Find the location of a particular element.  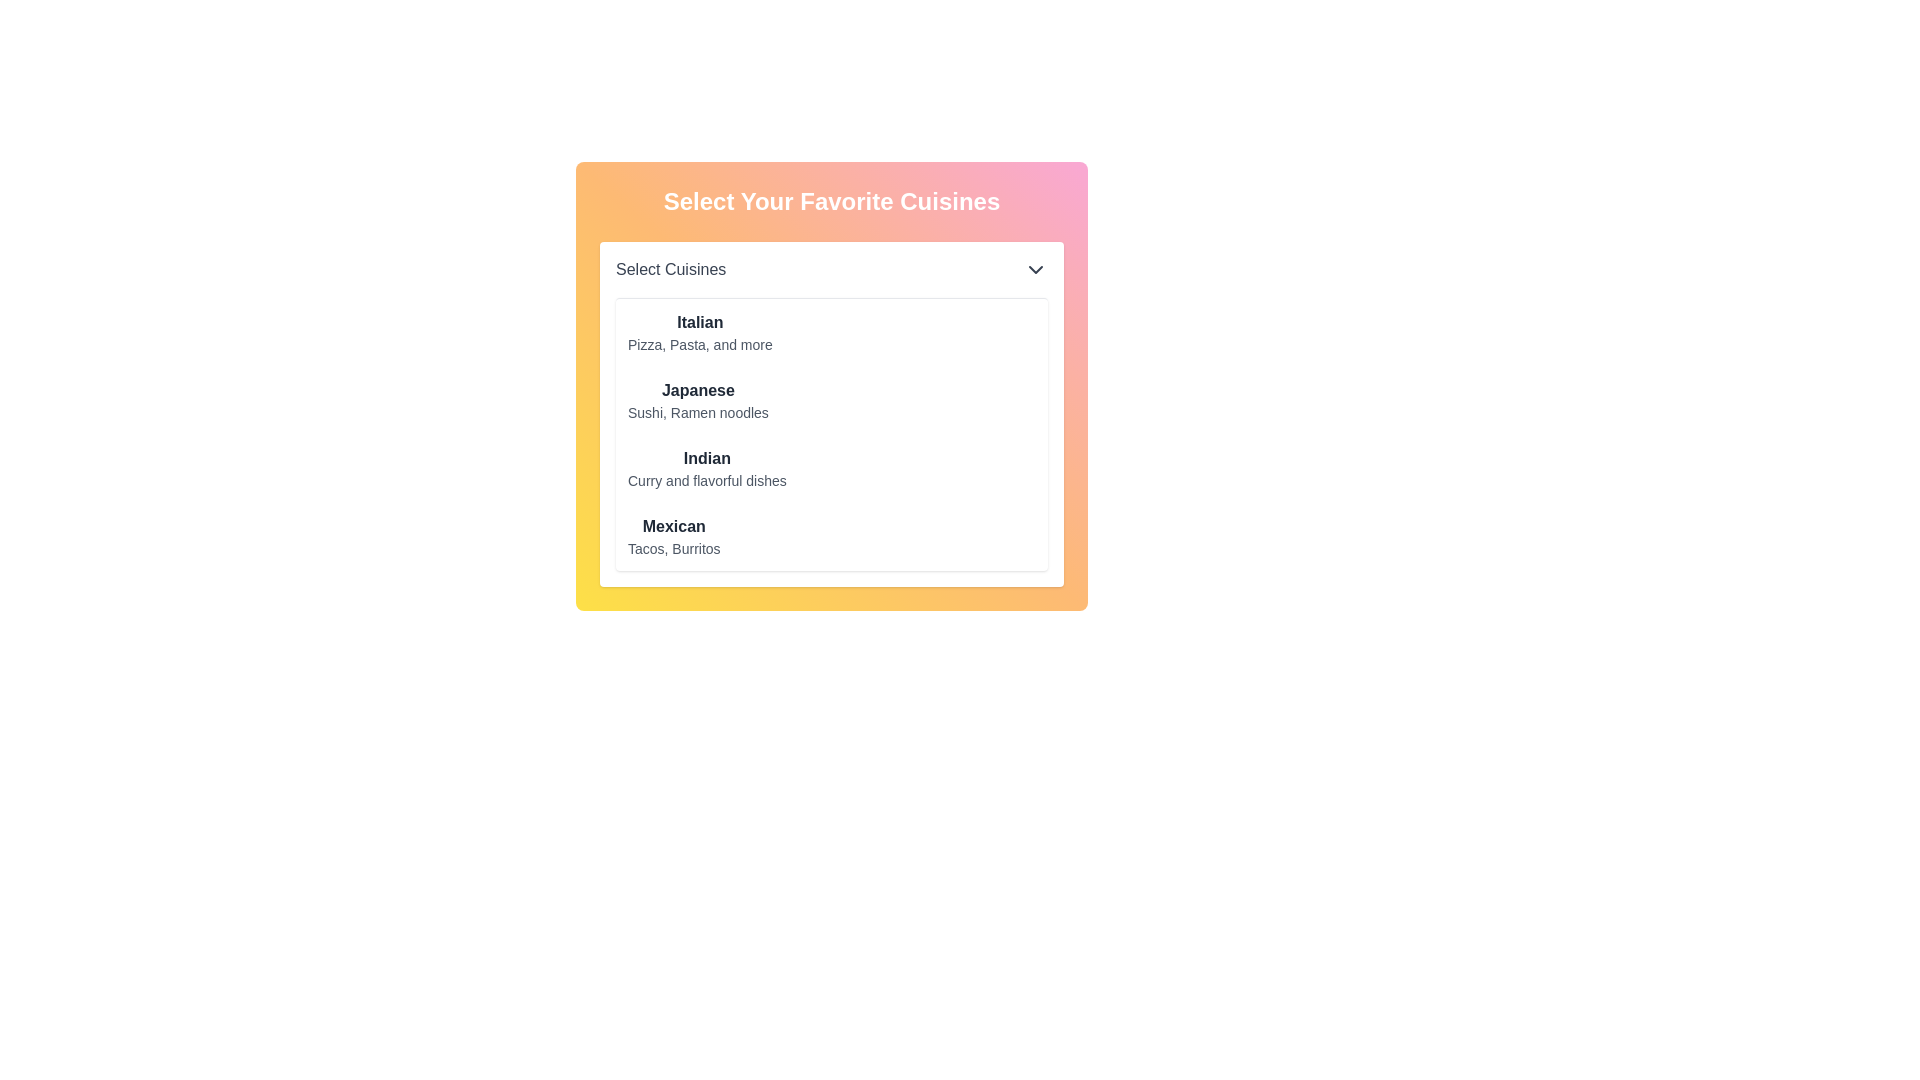

the static text label displaying 'Mexican', which is styled in bold dark gray and serves as a heading for the cuisine category in the dropdown list is located at coordinates (674, 526).